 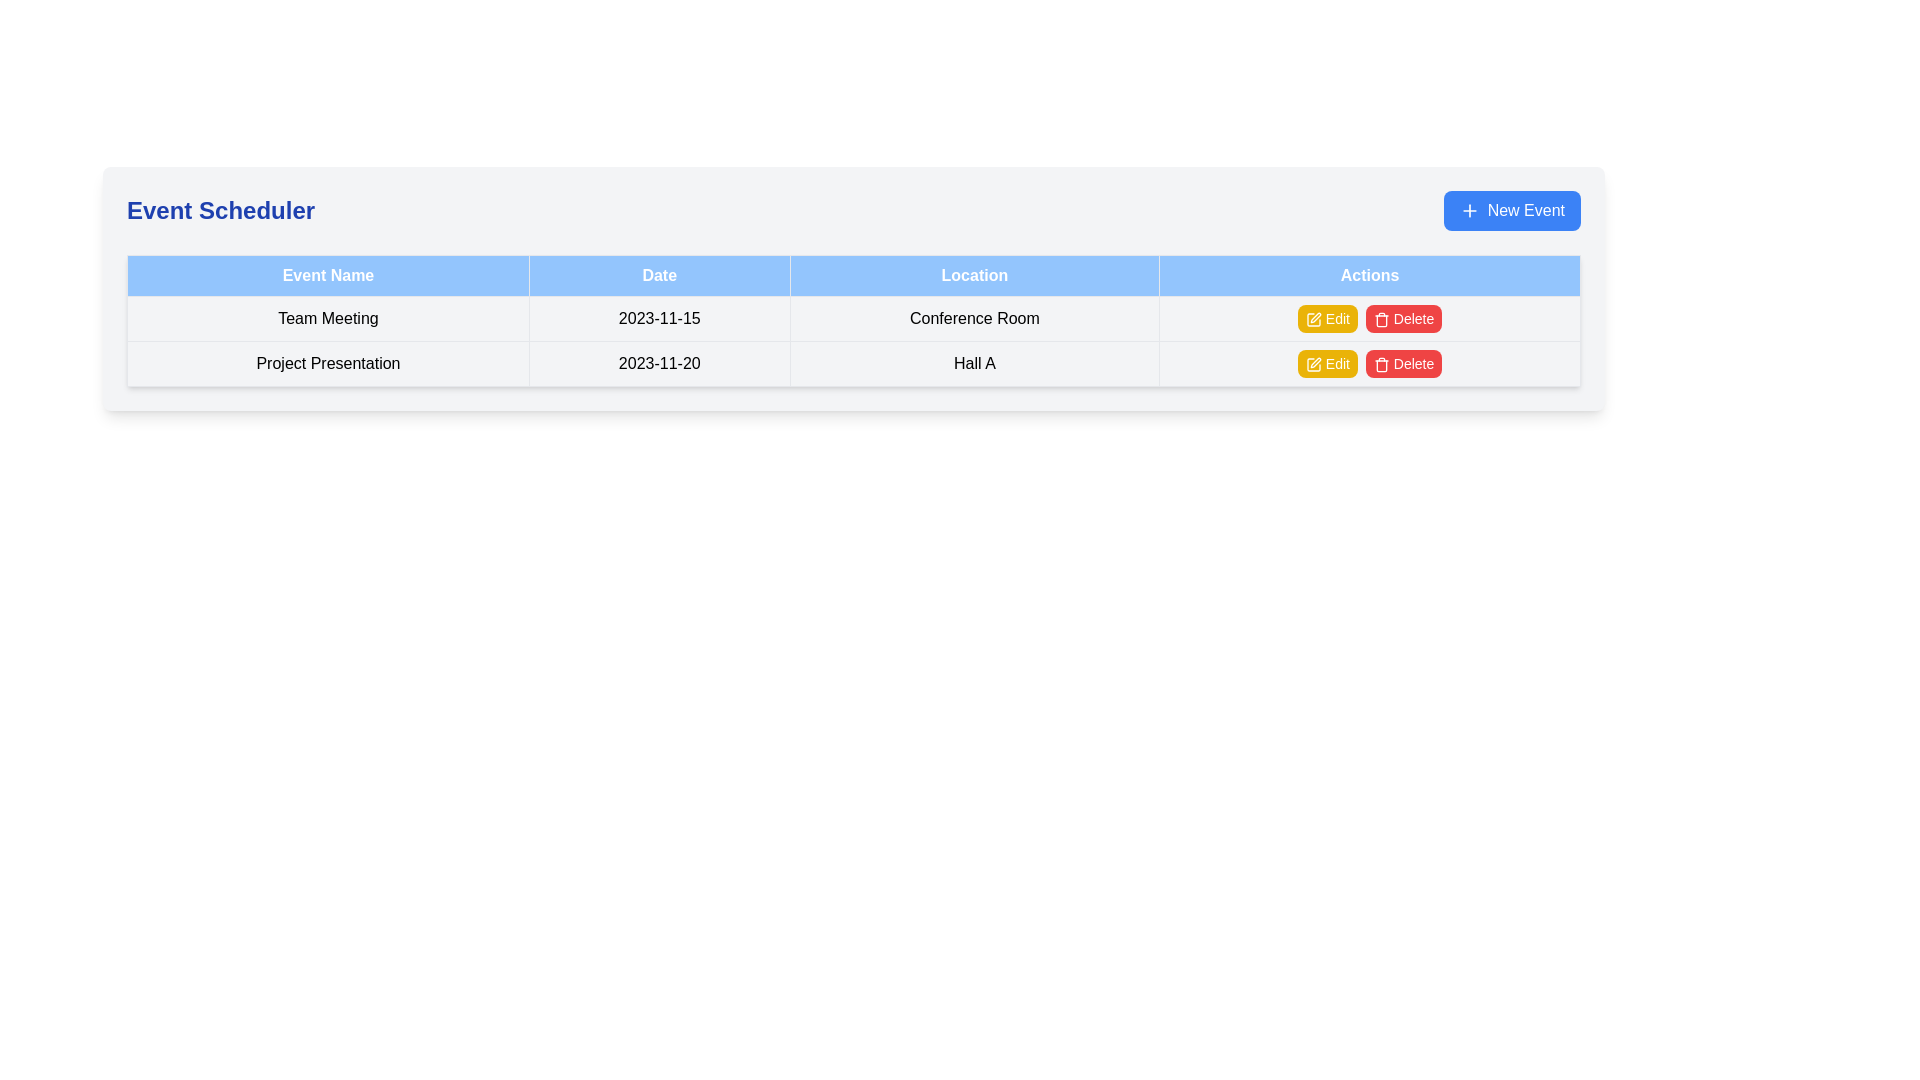 I want to click on the text block containing 'Conference Room' located under the 'Location' column in the first row of the 'Event Scheduler' table, which corresponds to the event 'Team Meeting', so click(x=974, y=318).